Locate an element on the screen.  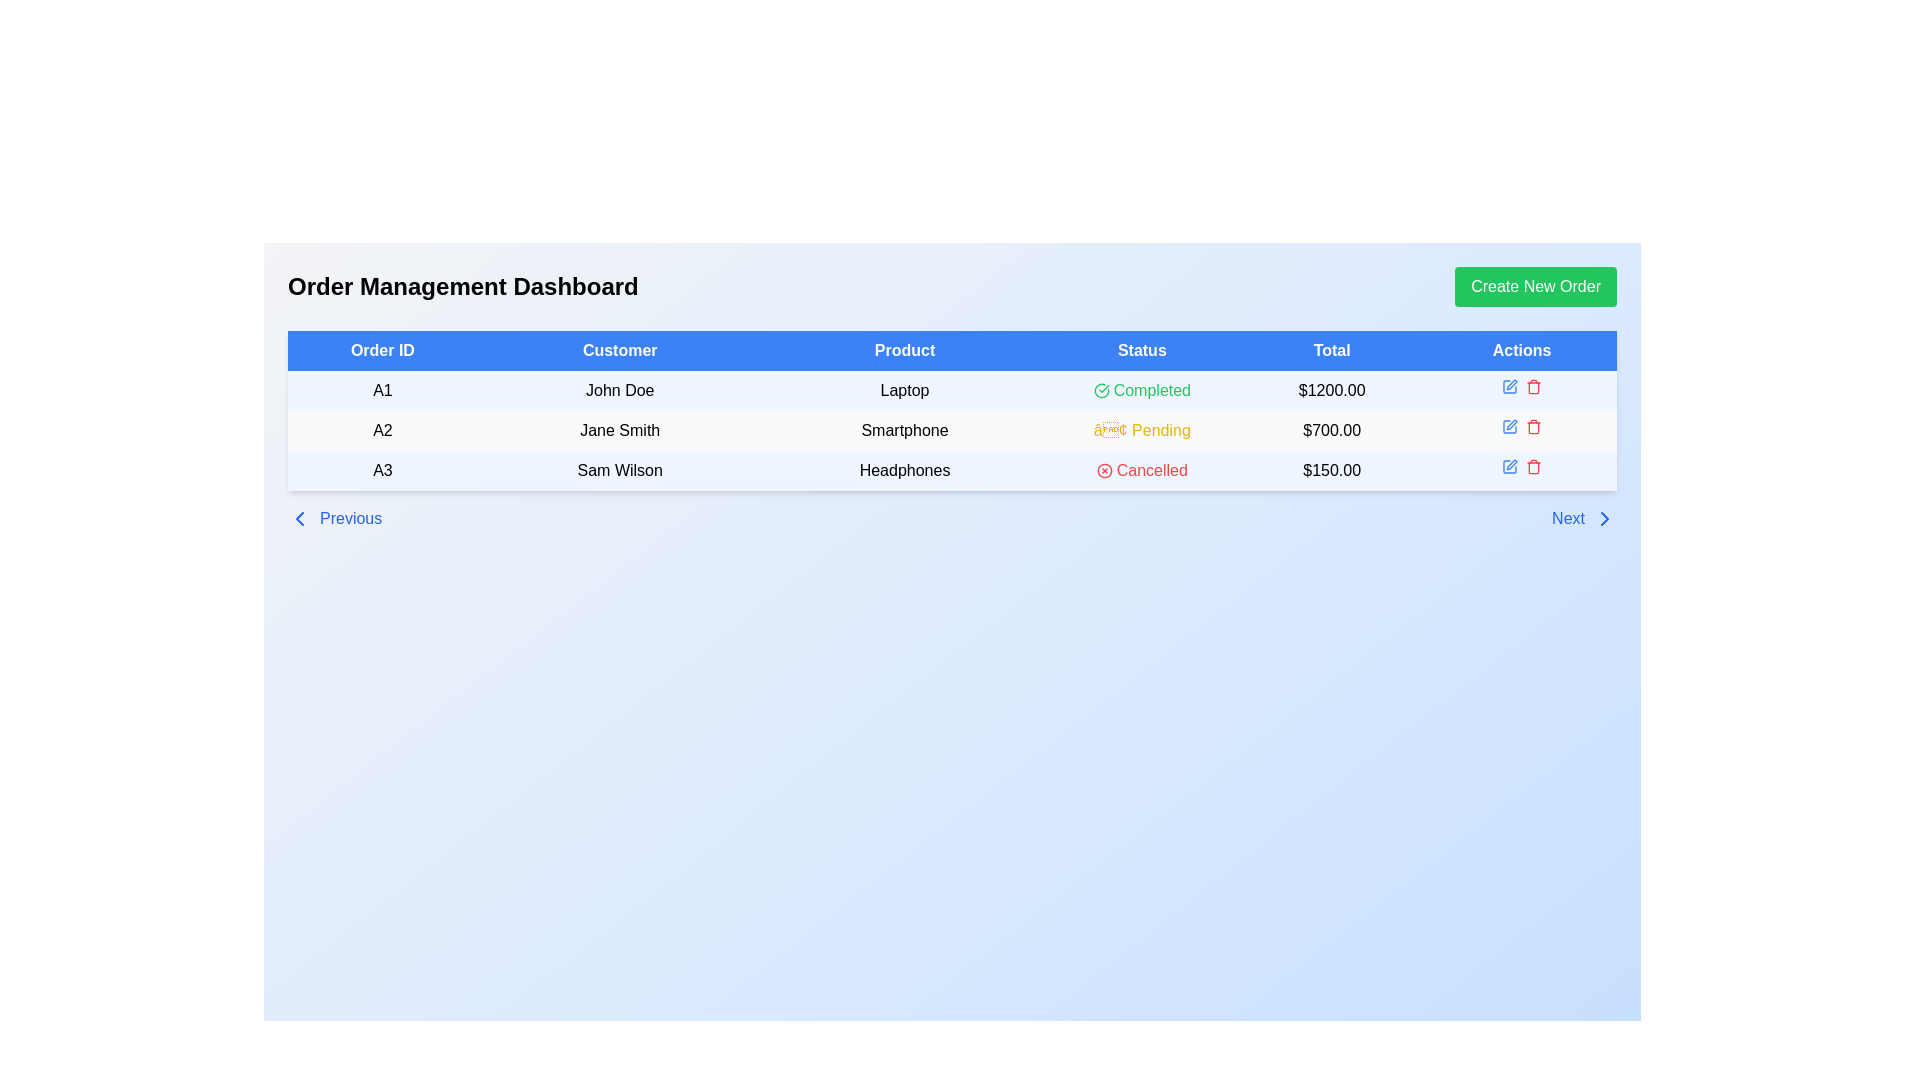
the blue rectangular table header cell containing the text 'Product' in white, centered and bold, which is the third column in a table header row is located at coordinates (904, 350).